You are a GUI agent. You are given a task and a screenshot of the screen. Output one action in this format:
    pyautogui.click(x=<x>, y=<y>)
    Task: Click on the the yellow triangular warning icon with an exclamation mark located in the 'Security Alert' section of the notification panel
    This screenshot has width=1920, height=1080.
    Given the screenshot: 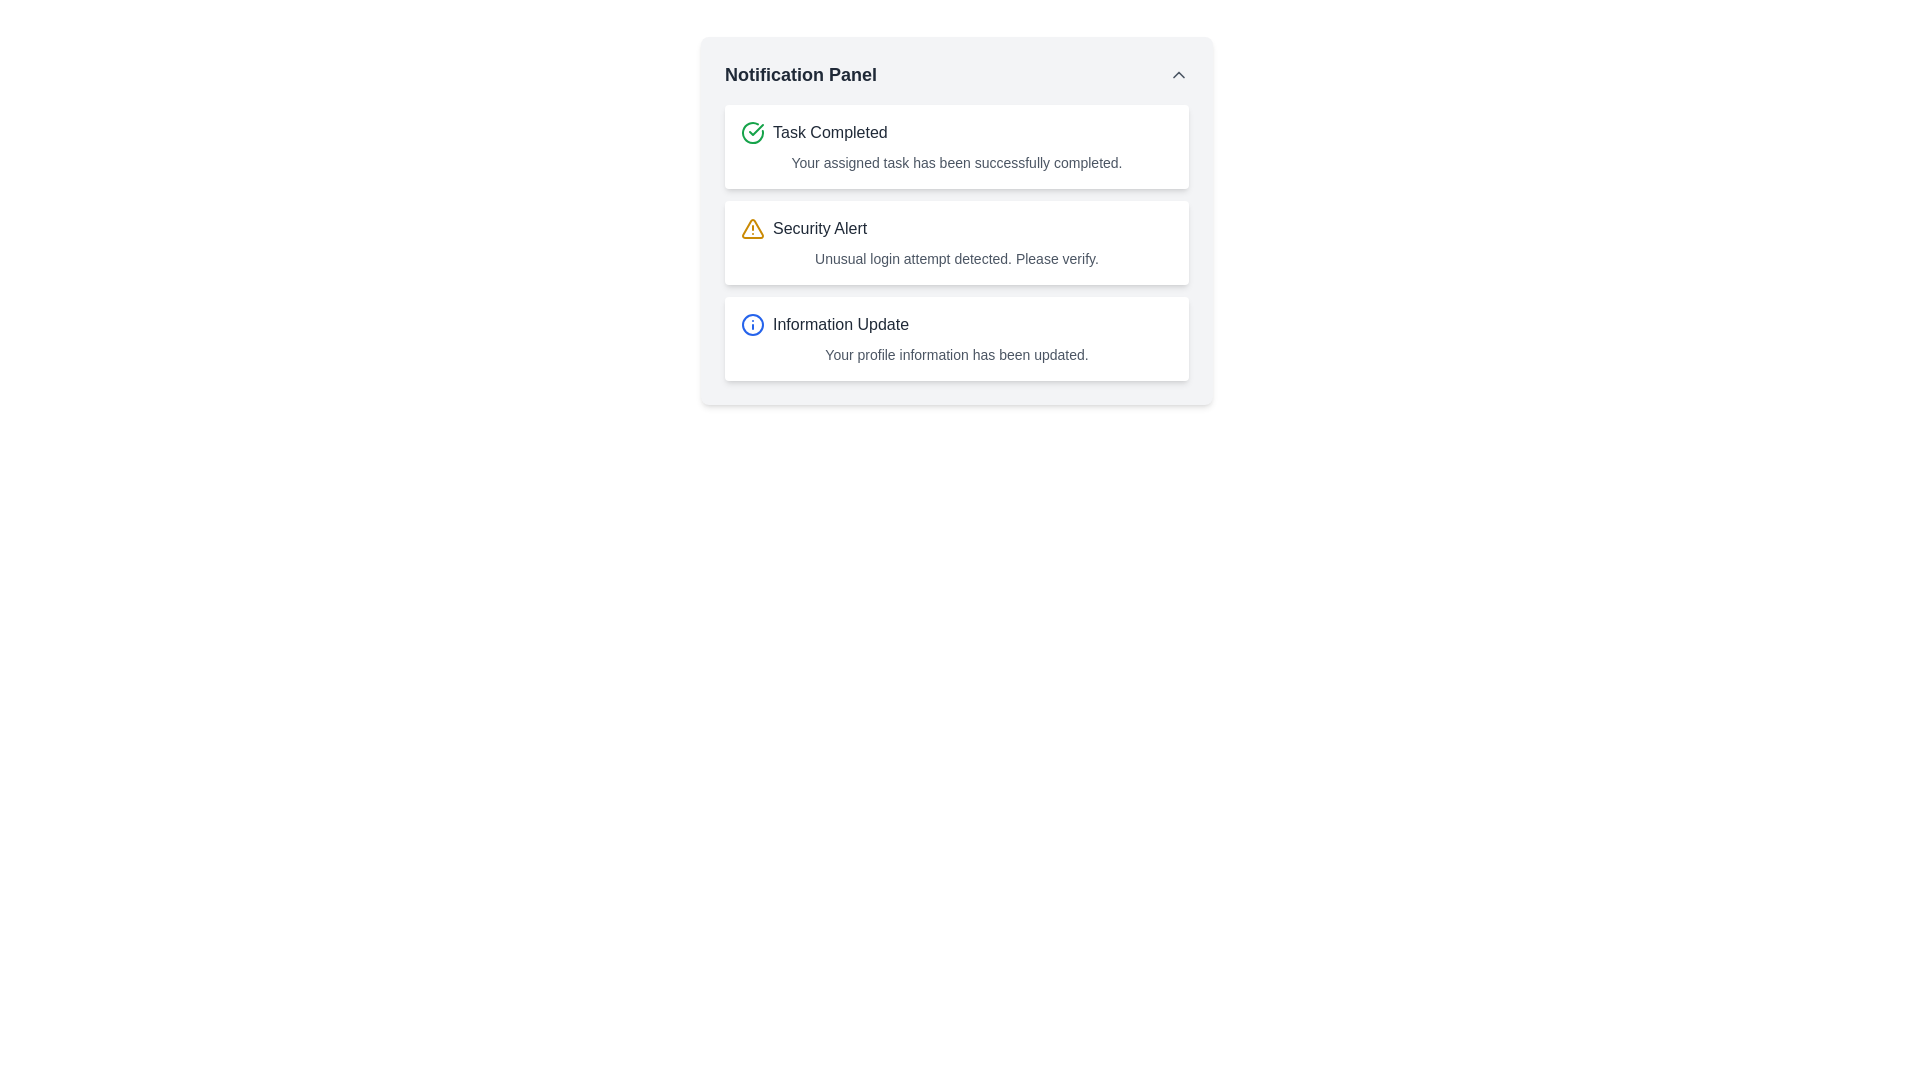 What is the action you would take?
    pyautogui.click(x=752, y=227)
    